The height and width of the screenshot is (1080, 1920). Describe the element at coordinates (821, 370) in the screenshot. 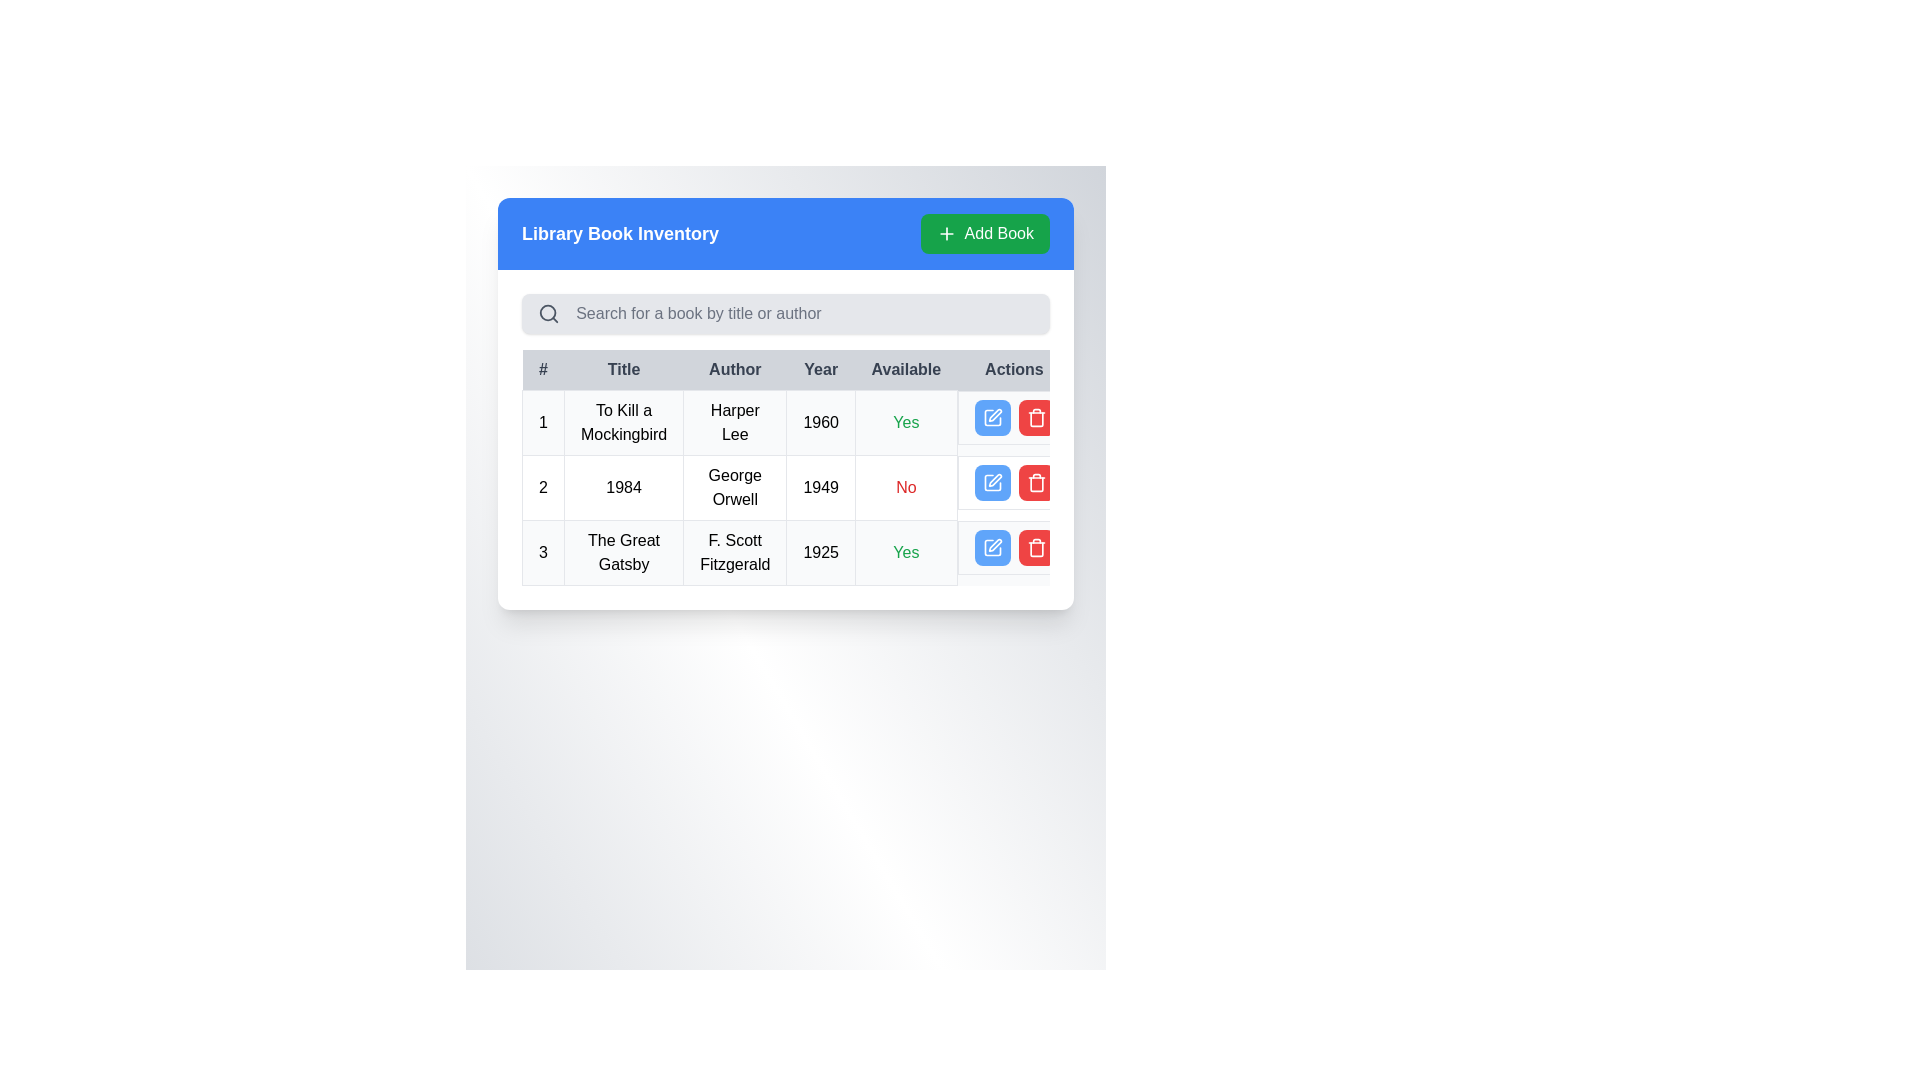

I see `the table header indicating the year, which is located in the fourth column of the table header row, positioned between 'Author' and 'Available'` at that location.